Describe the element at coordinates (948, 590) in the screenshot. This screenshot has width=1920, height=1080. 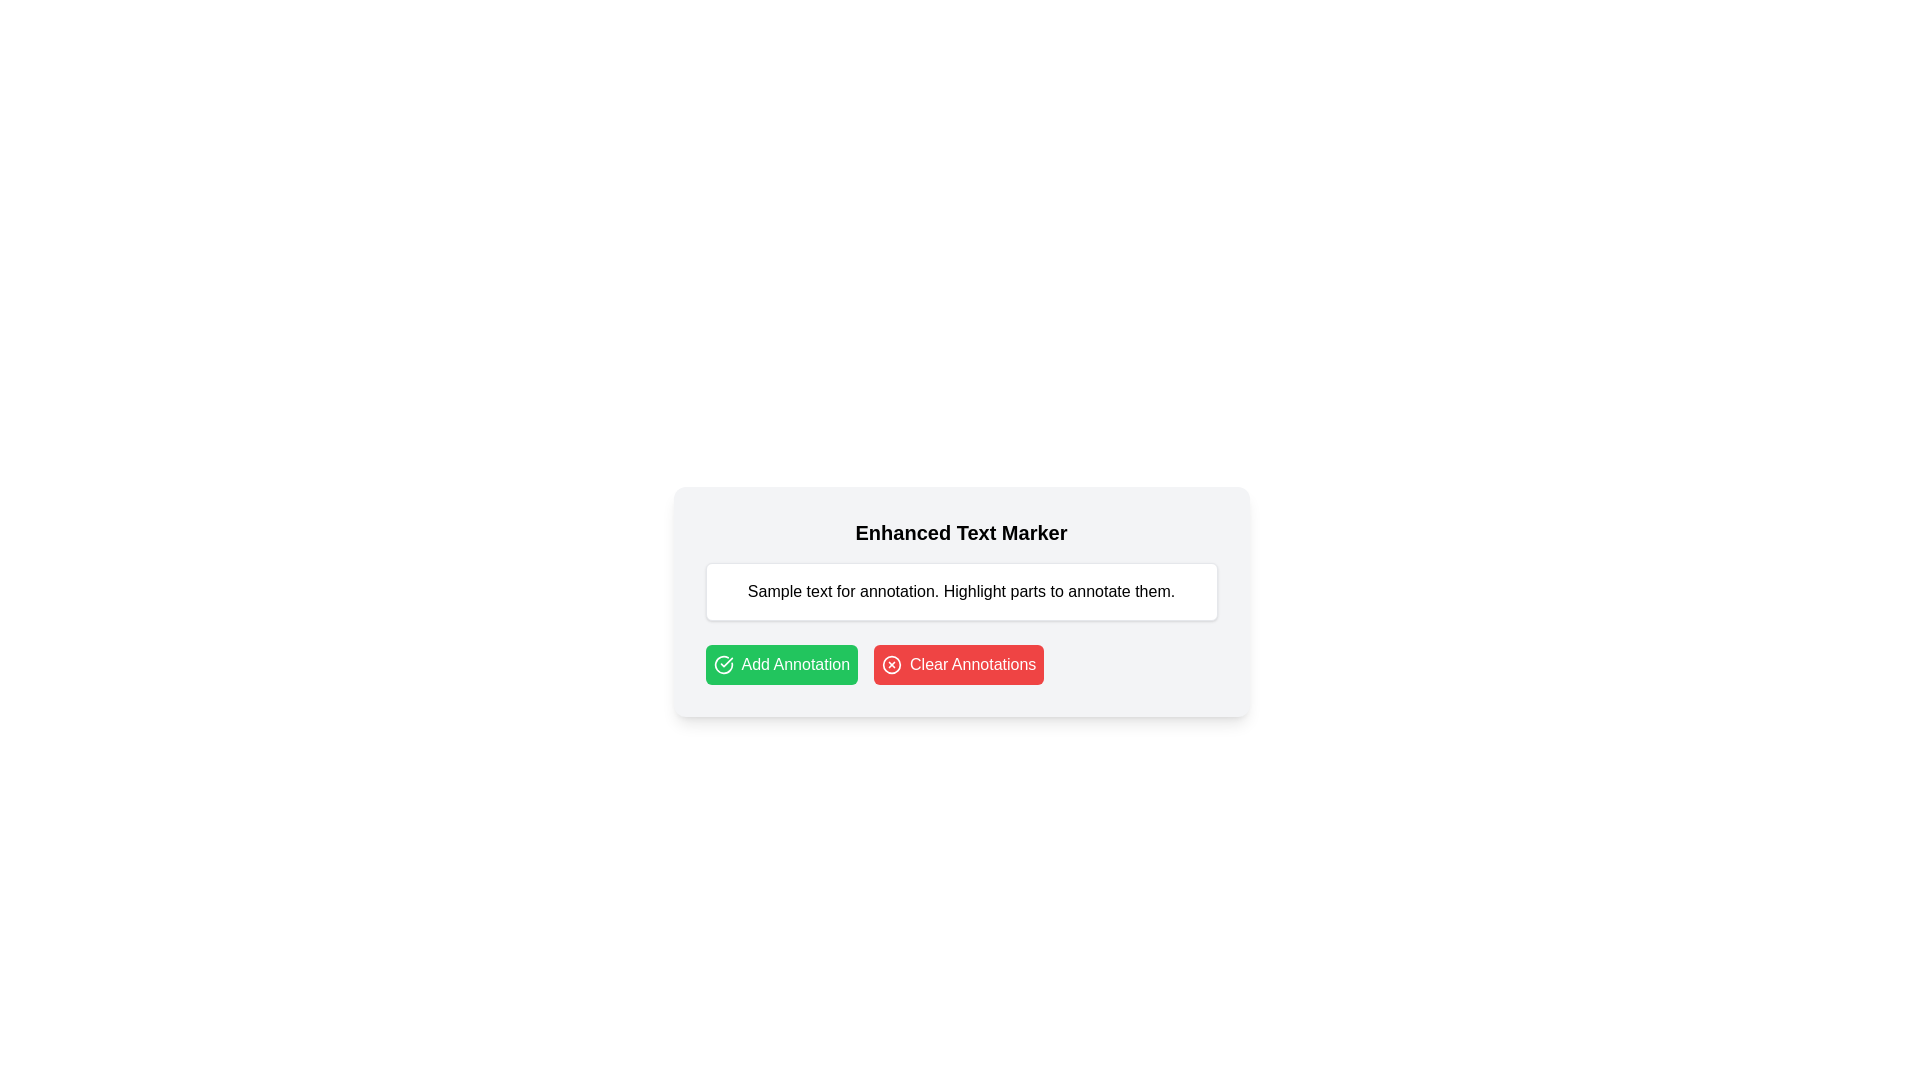
I see `the letter 'H' in the phrase 'Highlight parts to annotate them', which is the 30th character in the text box` at that location.